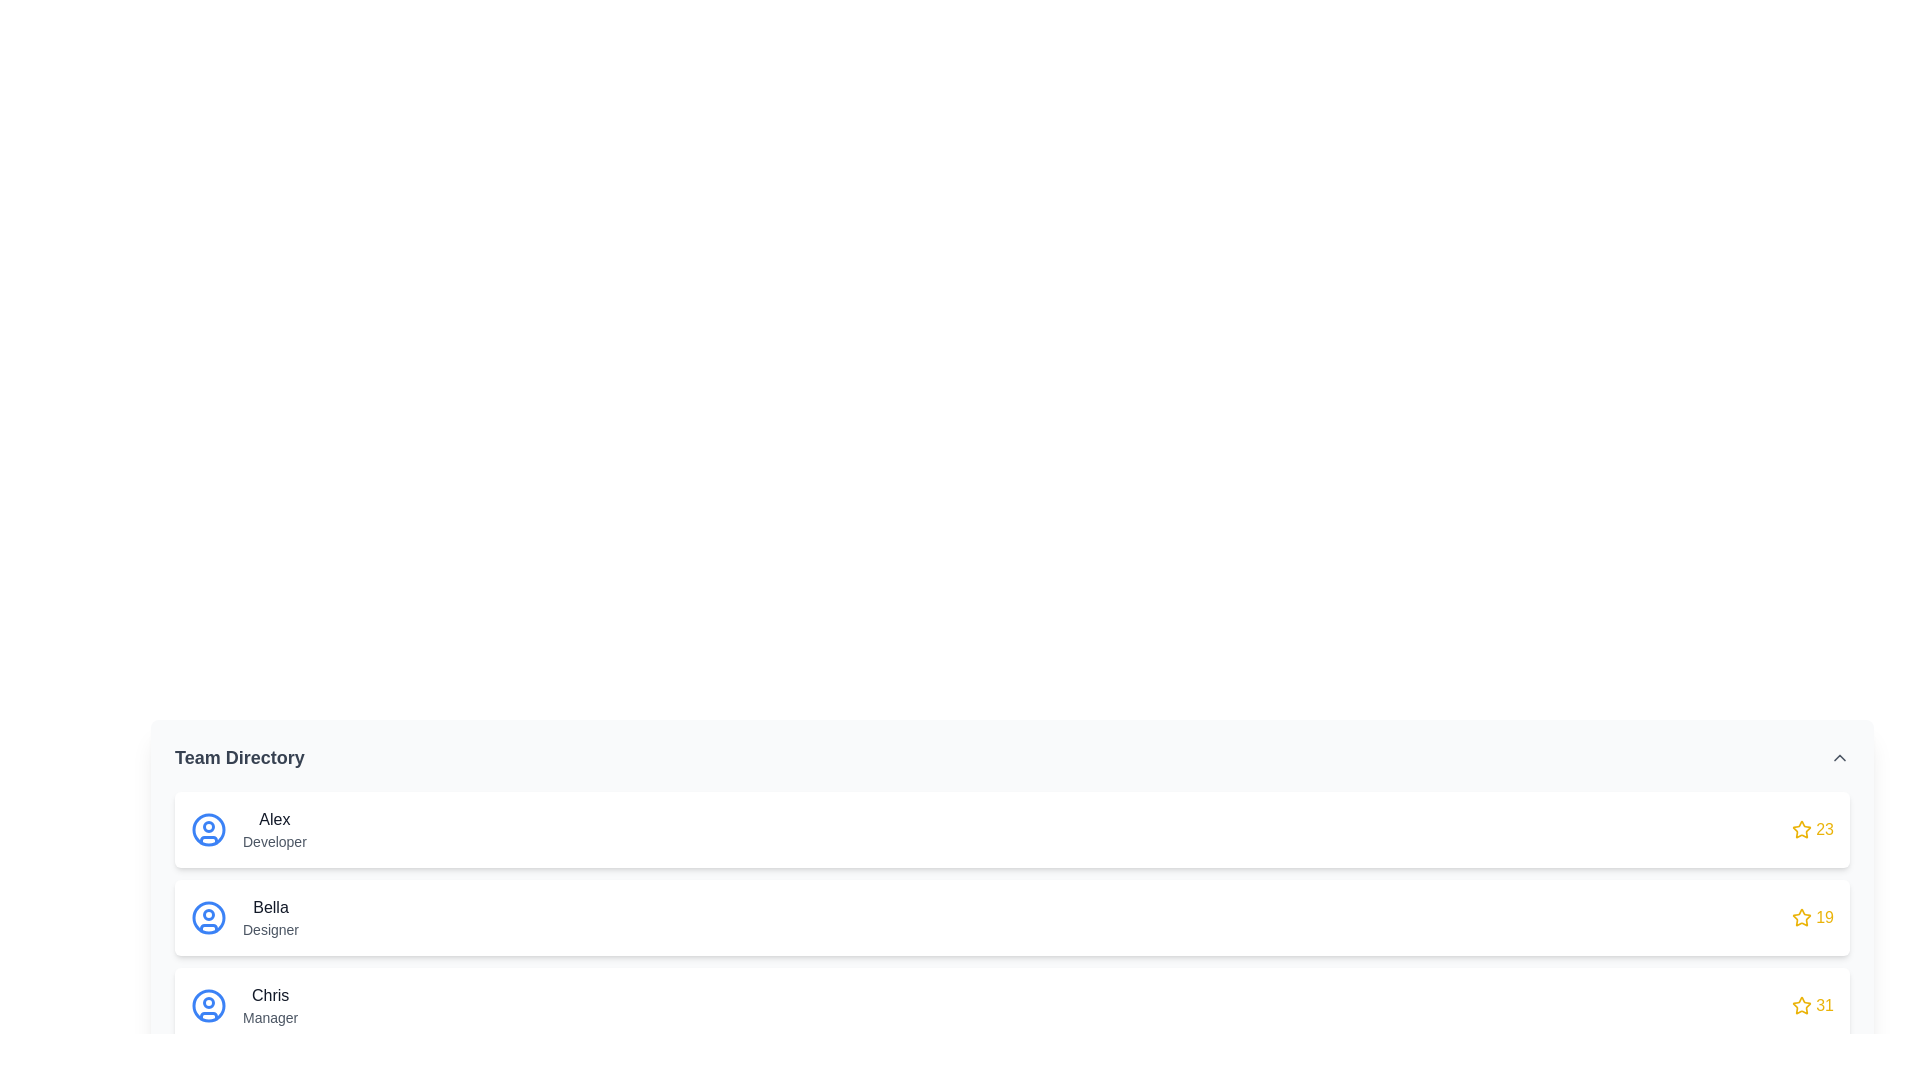  What do you see at coordinates (243, 918) in the screenshot?
I see `the Profile Display or List Item for user 'Bella', which features a blue circular avatar with a user silhouette, bold name 'Bella' above lighter gray text 'Designer'` at bounding box center [243, 918].